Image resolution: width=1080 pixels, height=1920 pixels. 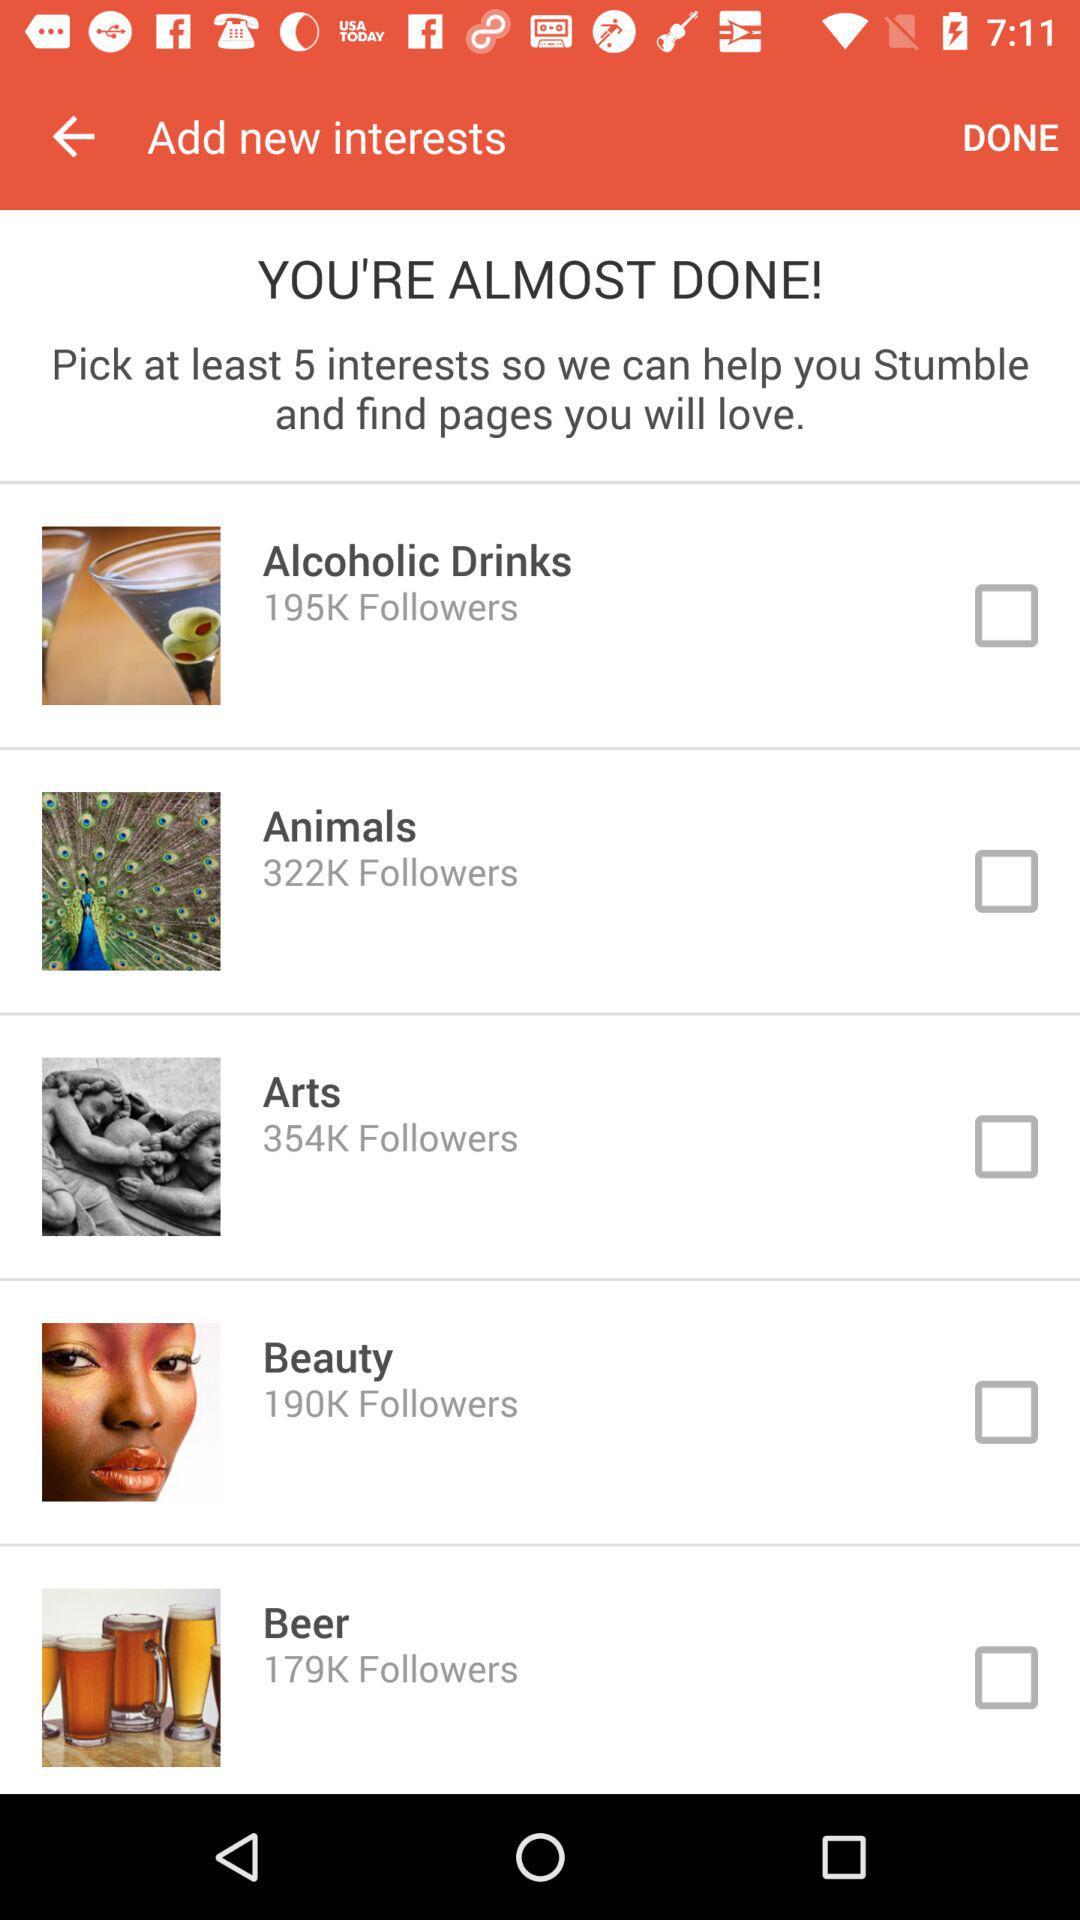 I want to click on option, so click(x=540, y=1146).